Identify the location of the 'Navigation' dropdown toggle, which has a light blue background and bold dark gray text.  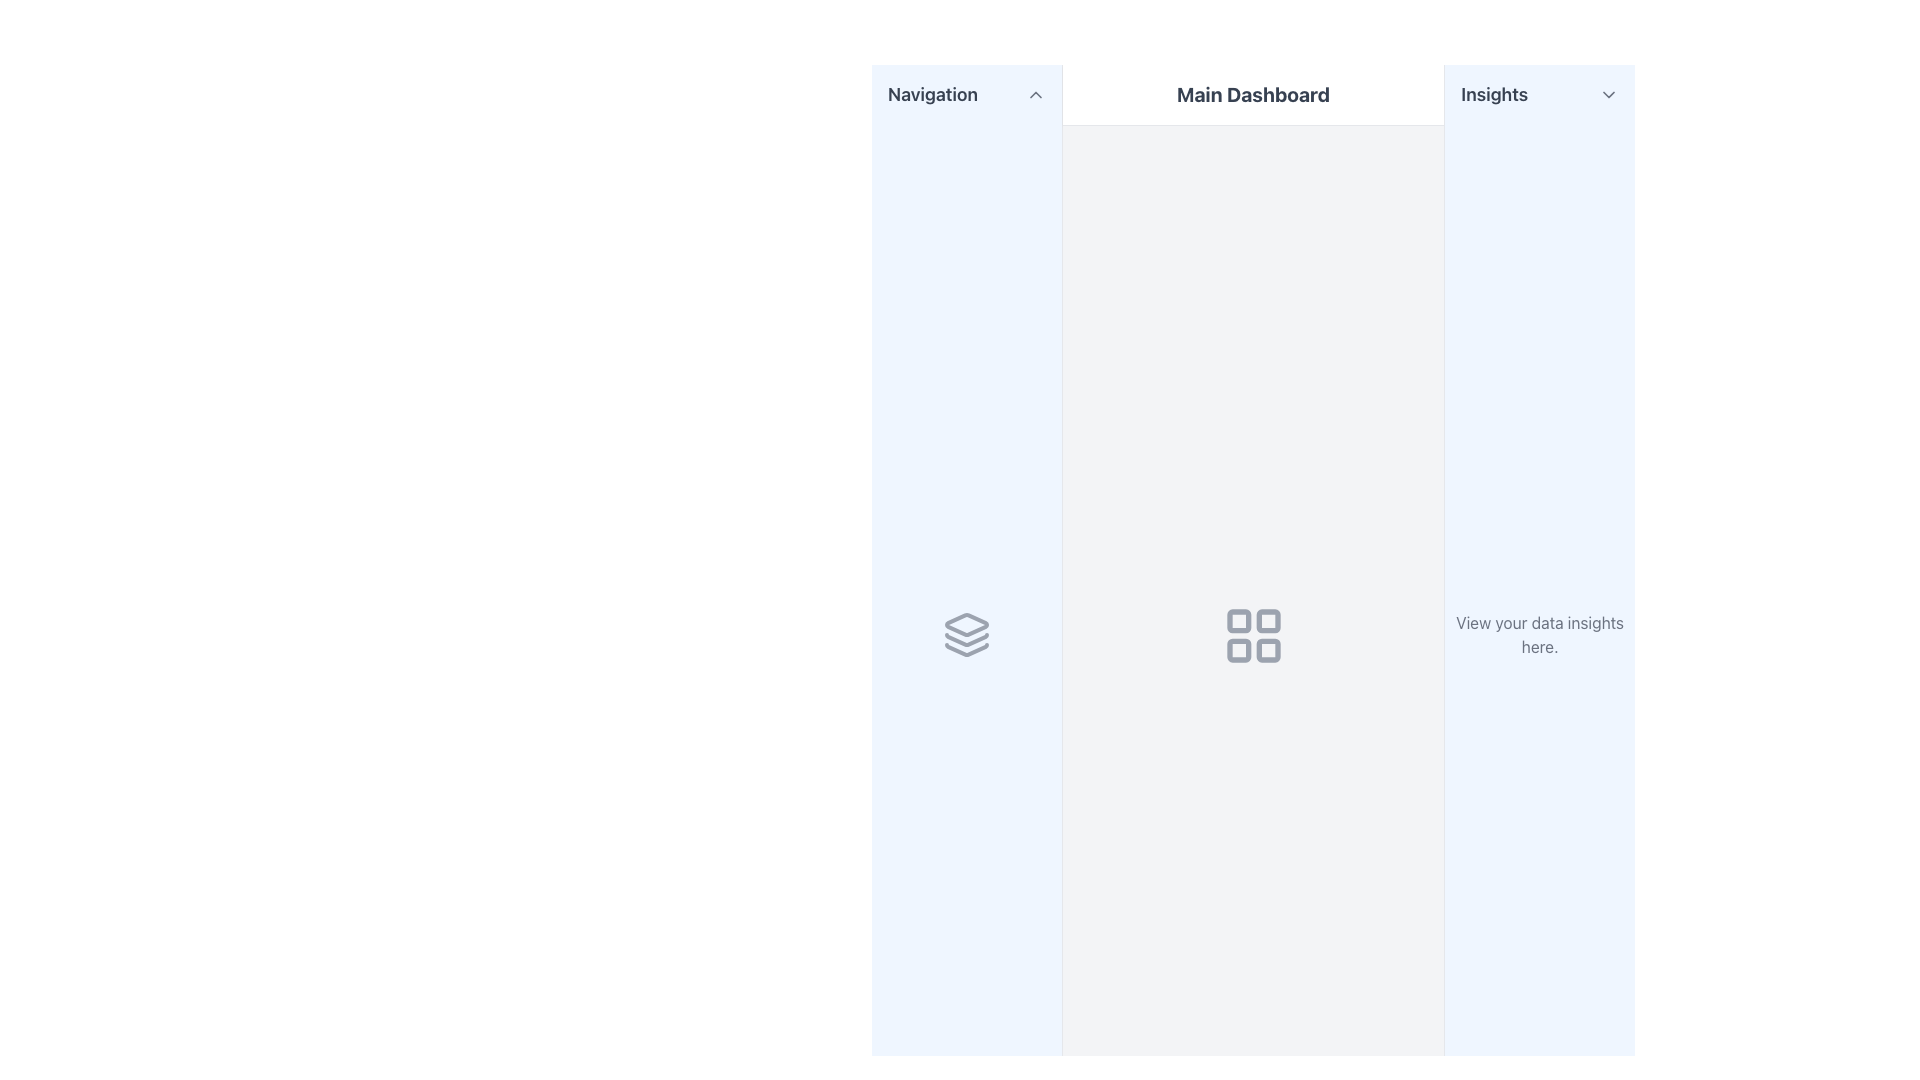
(966, 95).